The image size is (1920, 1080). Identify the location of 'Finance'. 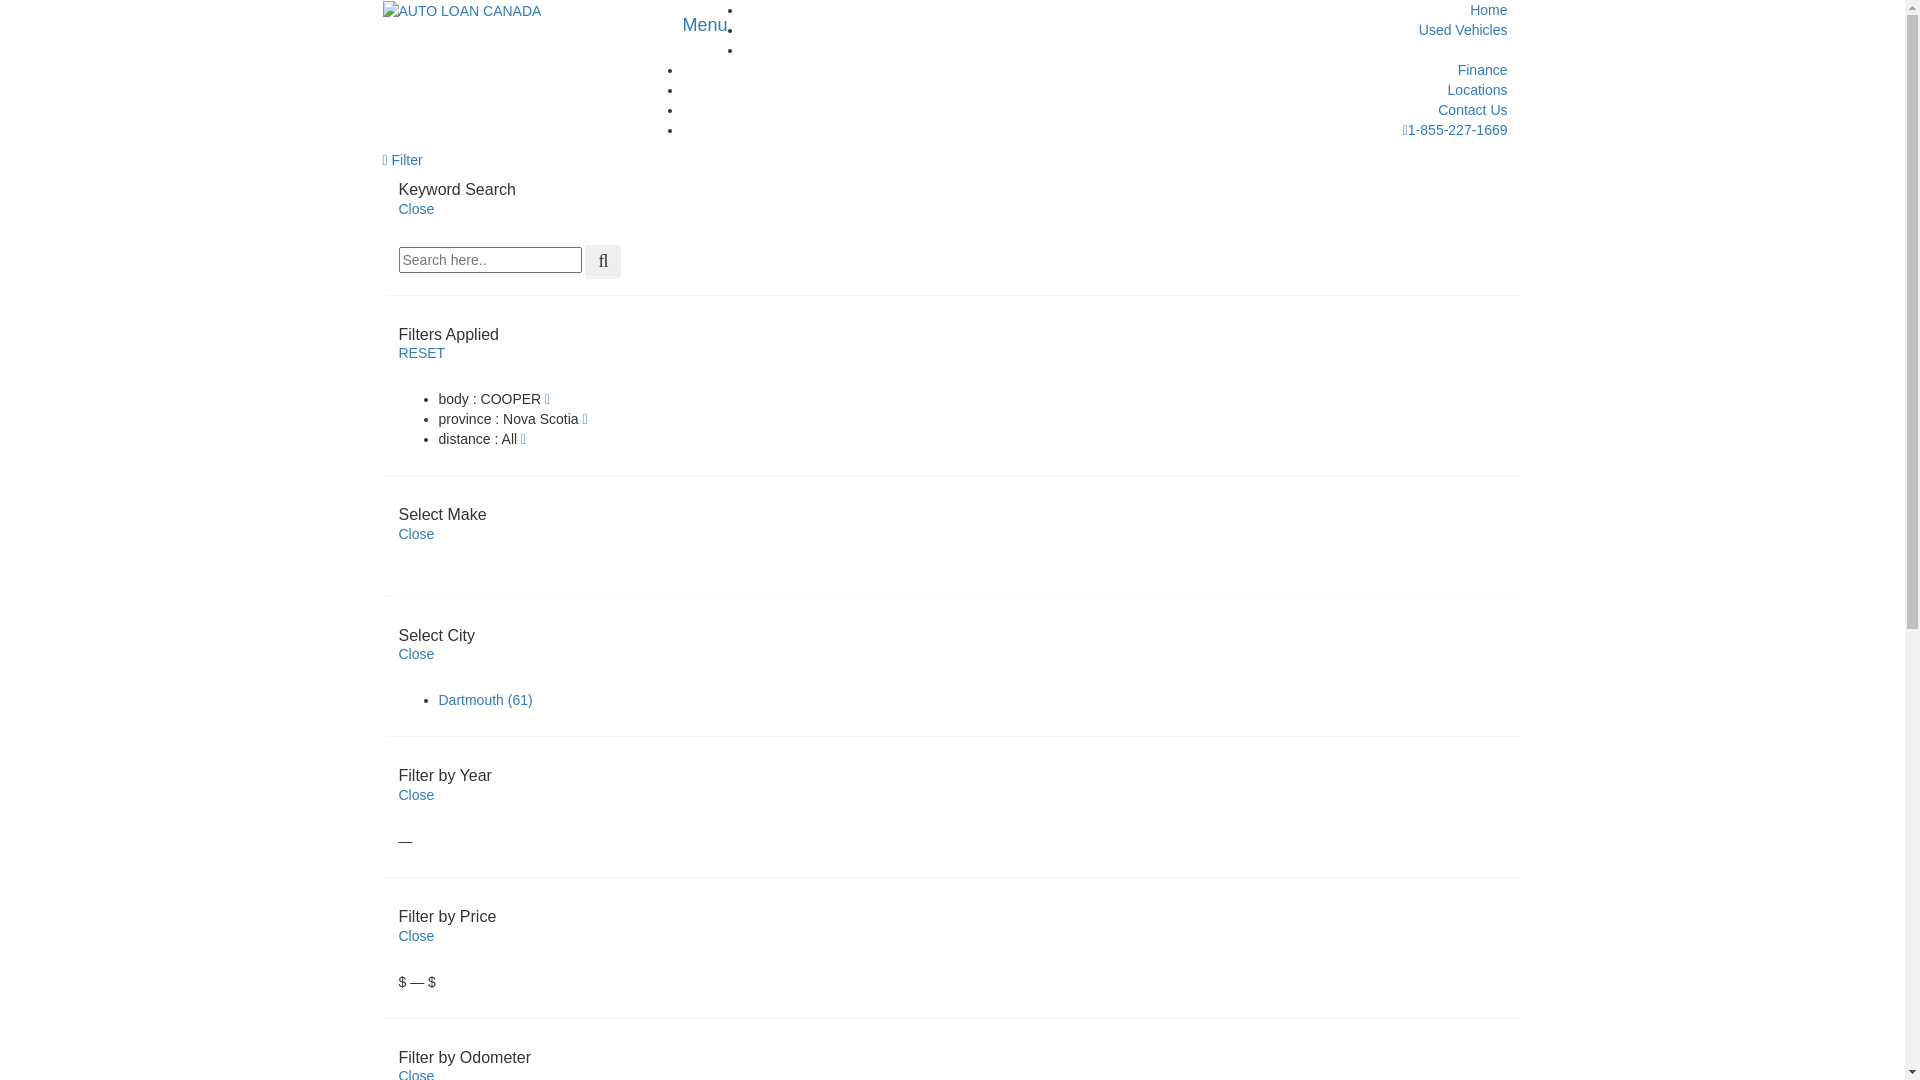
(1483, 68).